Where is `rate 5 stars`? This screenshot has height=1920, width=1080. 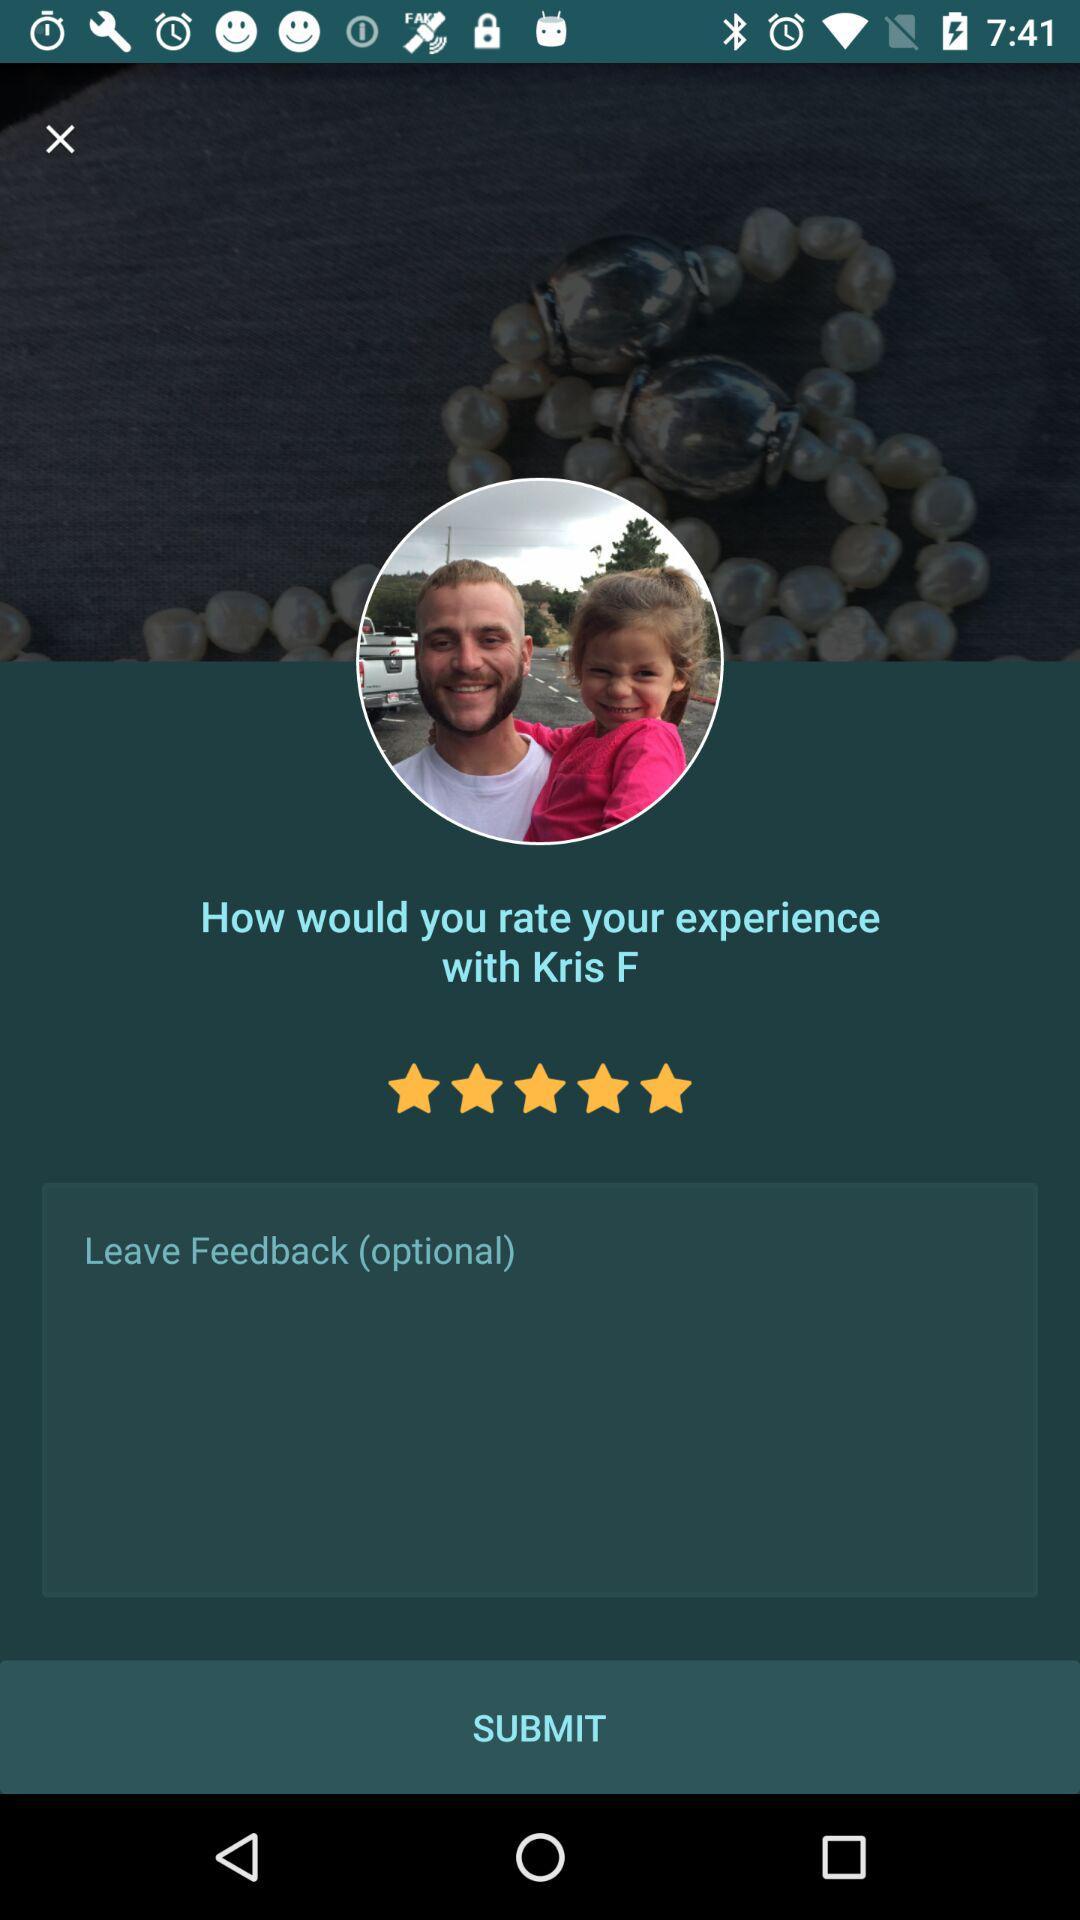
rate 5 stars is located at coordinates (666, 1087).